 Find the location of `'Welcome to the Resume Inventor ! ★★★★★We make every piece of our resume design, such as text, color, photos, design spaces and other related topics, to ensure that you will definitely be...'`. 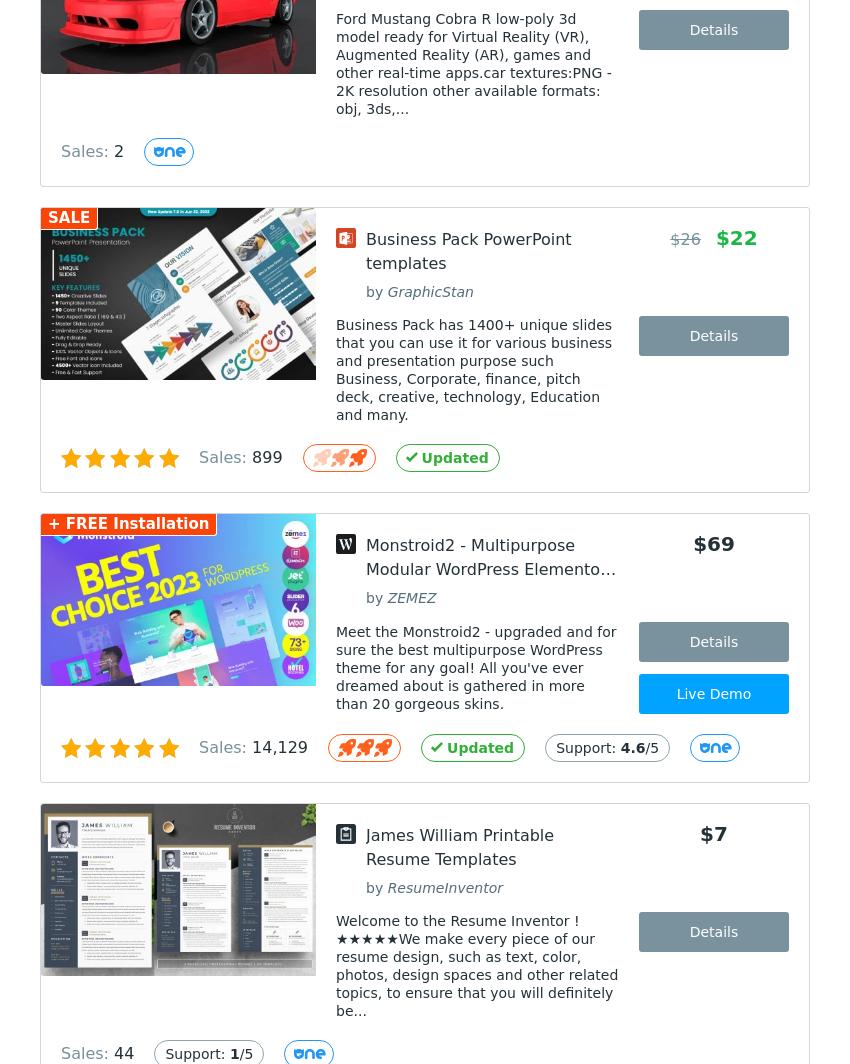

'Welcome to the Resume Inventor ! ★★★★★We make every piece of our resume design, such as text, color, photos, design spaces and other related topics, to ensure that you will definitely be...' is located at coordinates (477, 966).